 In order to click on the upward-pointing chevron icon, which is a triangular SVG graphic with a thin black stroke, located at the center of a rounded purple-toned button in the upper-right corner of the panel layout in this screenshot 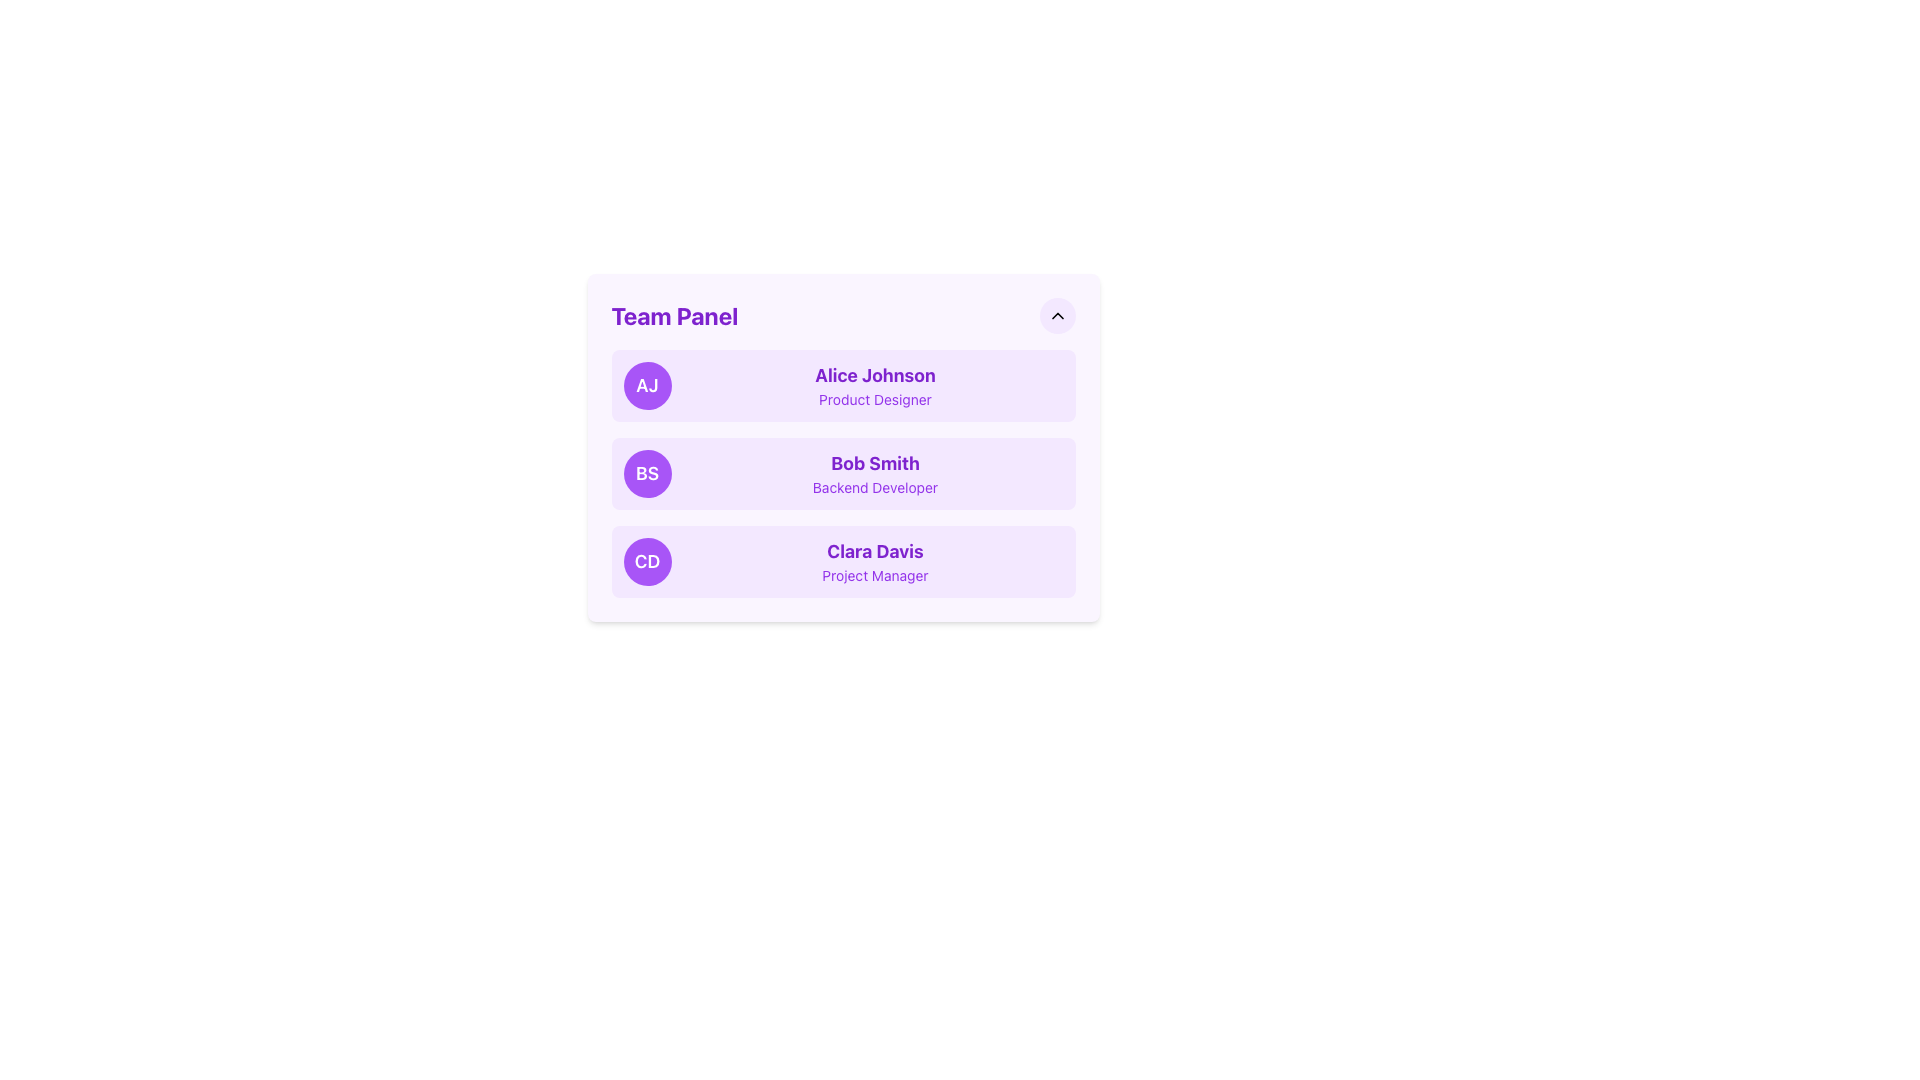, I will do `click(1056, 315)`.